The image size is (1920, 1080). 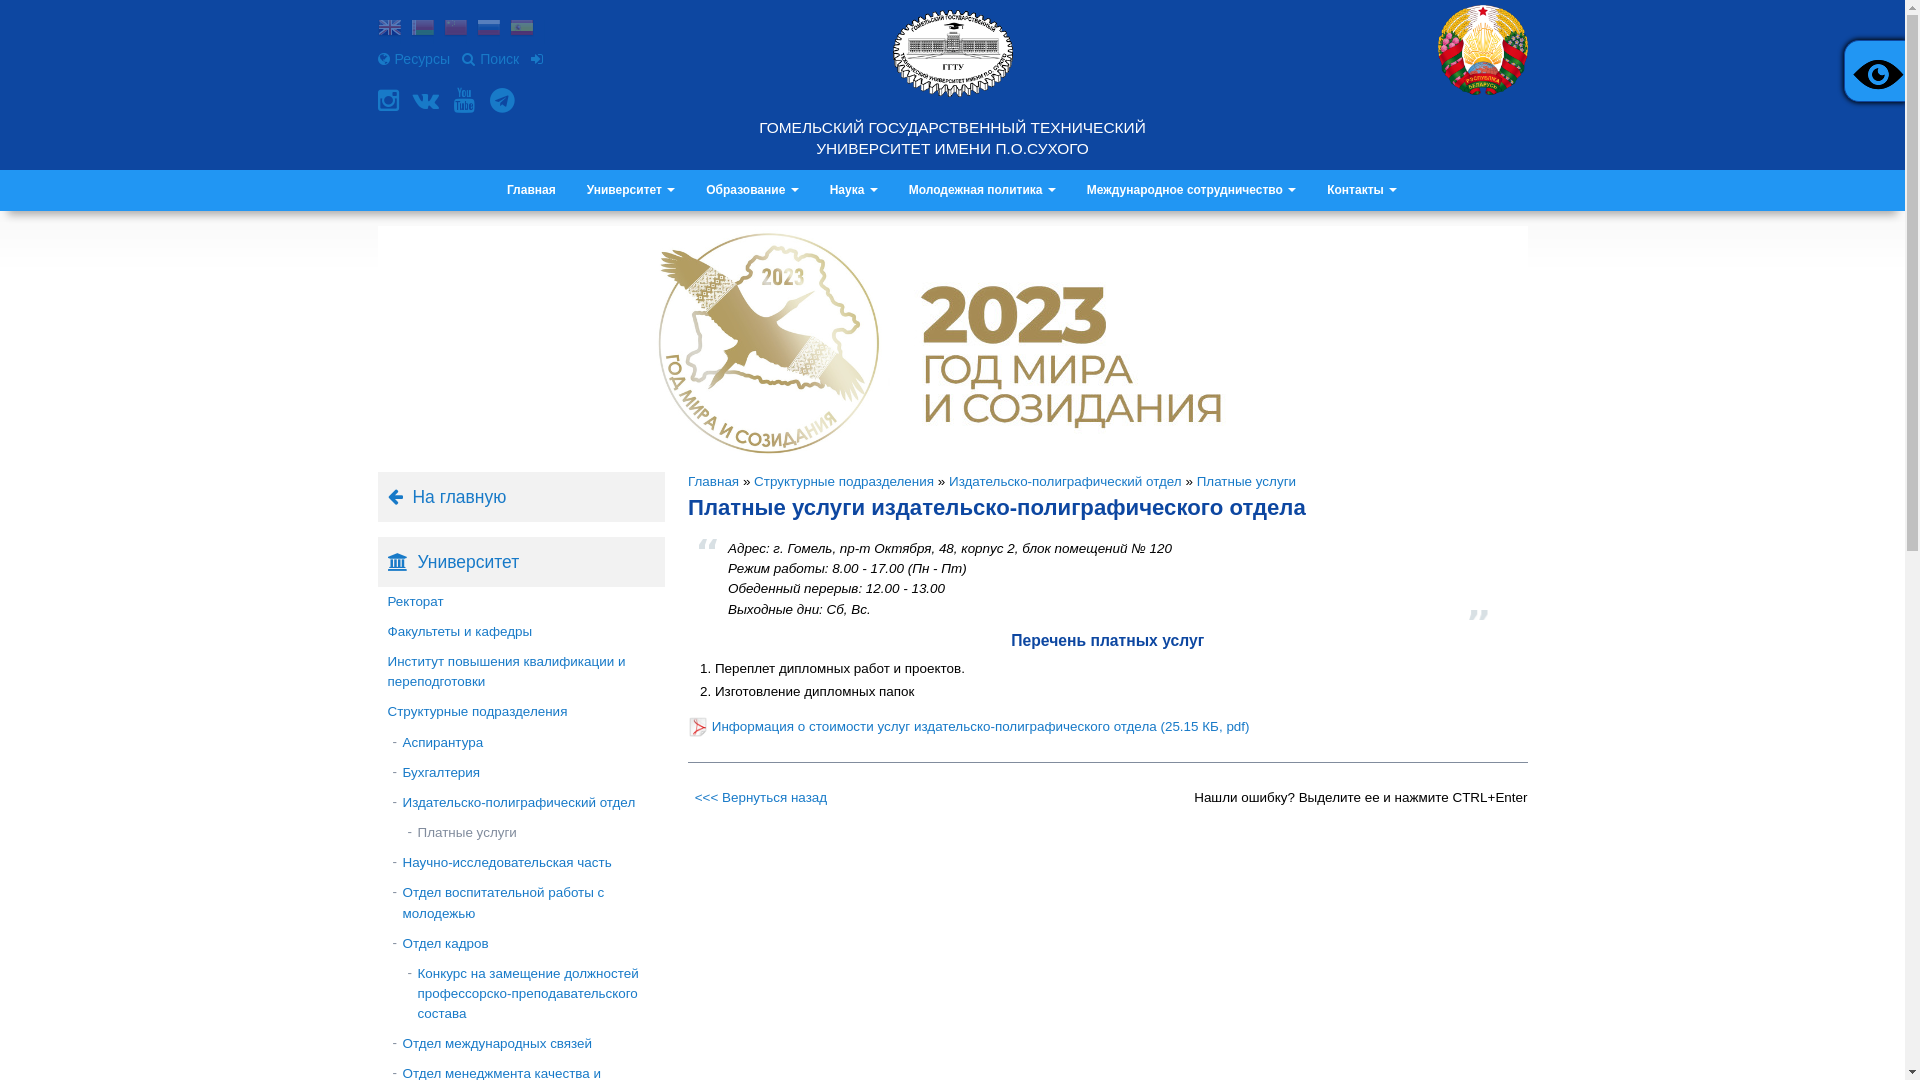 What do you see at coordinates (465, 100) in the screenshot?
I see `'YouTube'` at bounding box center [465, 100].